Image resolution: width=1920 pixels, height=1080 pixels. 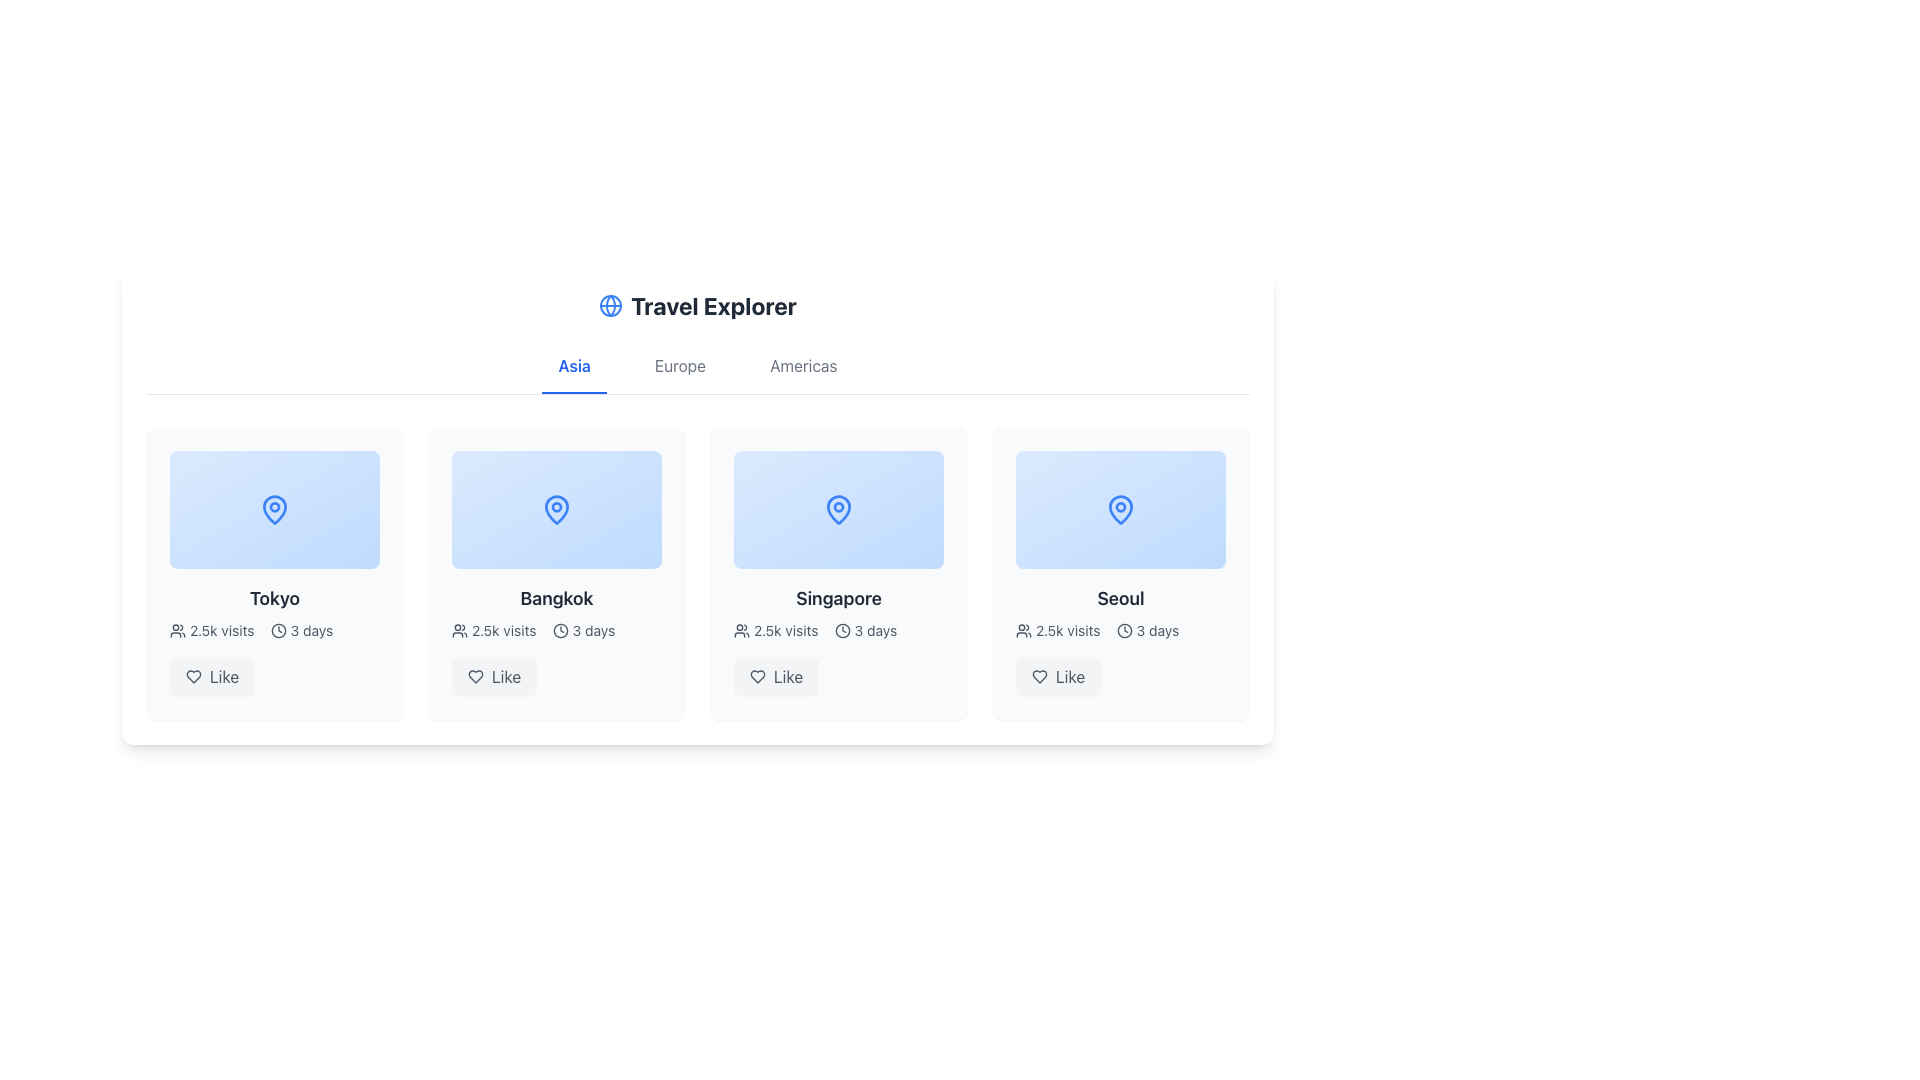 What do you see at coordinates (1121, 597) in the screenshot?
I see `text label displaying 'Seoul' in bold and large font, located under the blue map pin icon within the fourth card of the 'Asia' row` at bounding box center [1121, 597].